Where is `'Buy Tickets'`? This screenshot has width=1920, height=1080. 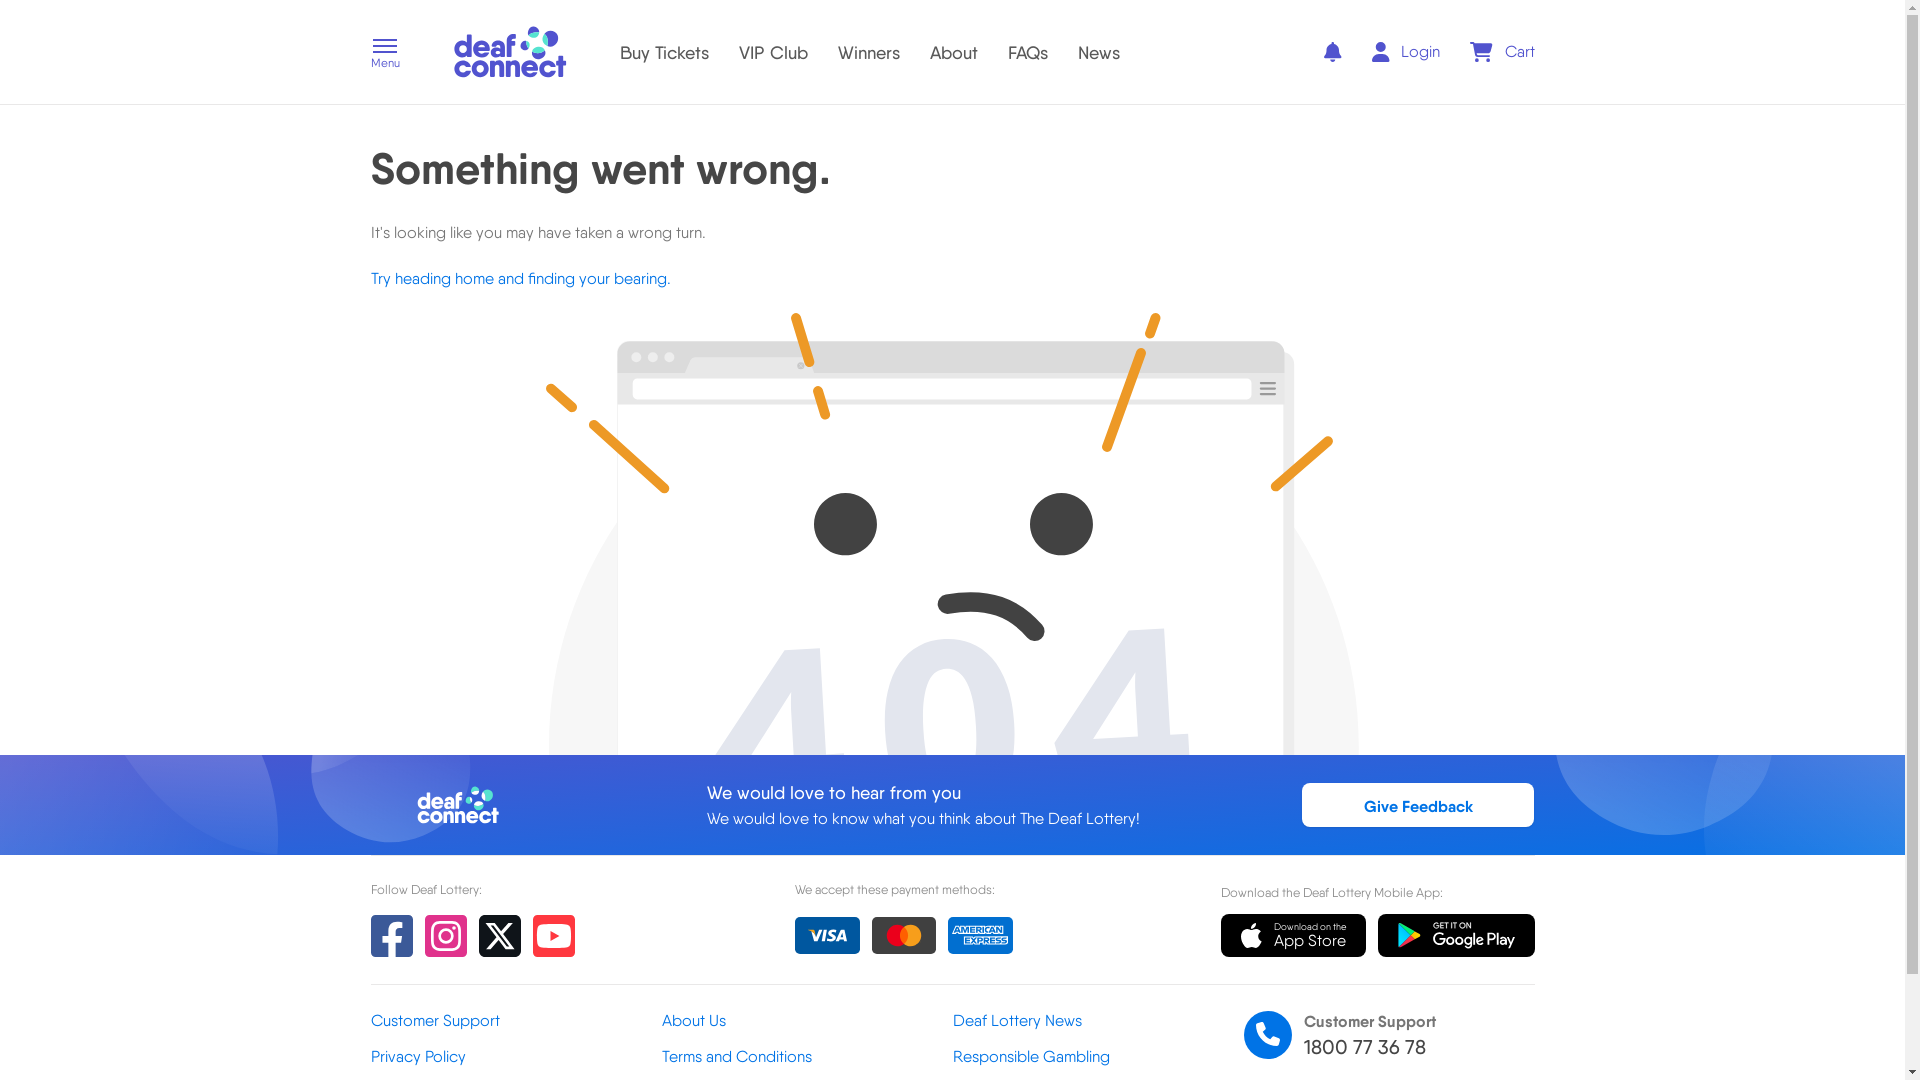 'Buy Tickets' is located at coordinates (664, 50).